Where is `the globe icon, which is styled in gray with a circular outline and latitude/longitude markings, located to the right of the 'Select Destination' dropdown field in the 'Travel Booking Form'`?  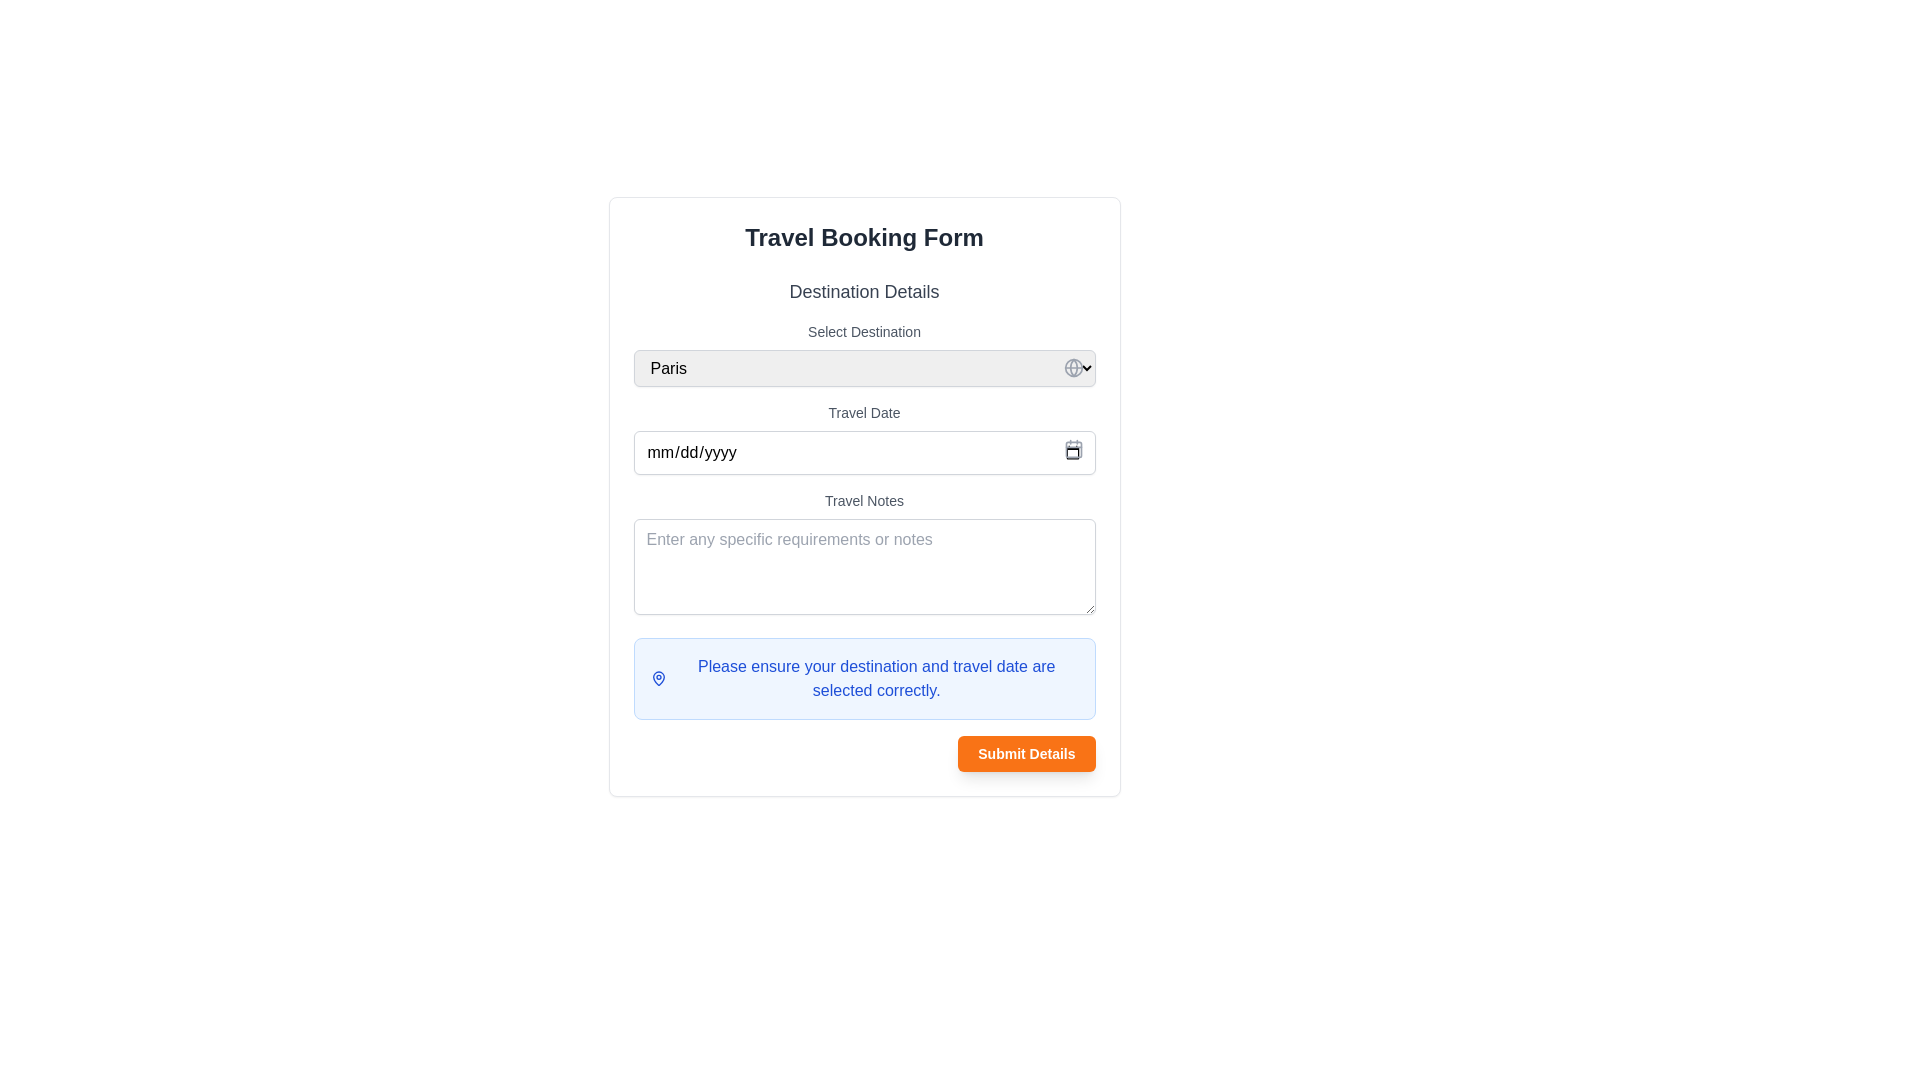
the globe icon, which is styled in gray with a circular outline and latitude/longitude markings, located to the right of the 'Select Destination' dropdown field in the 'Travel Booking Form' is located at coordinates (1072, 367).